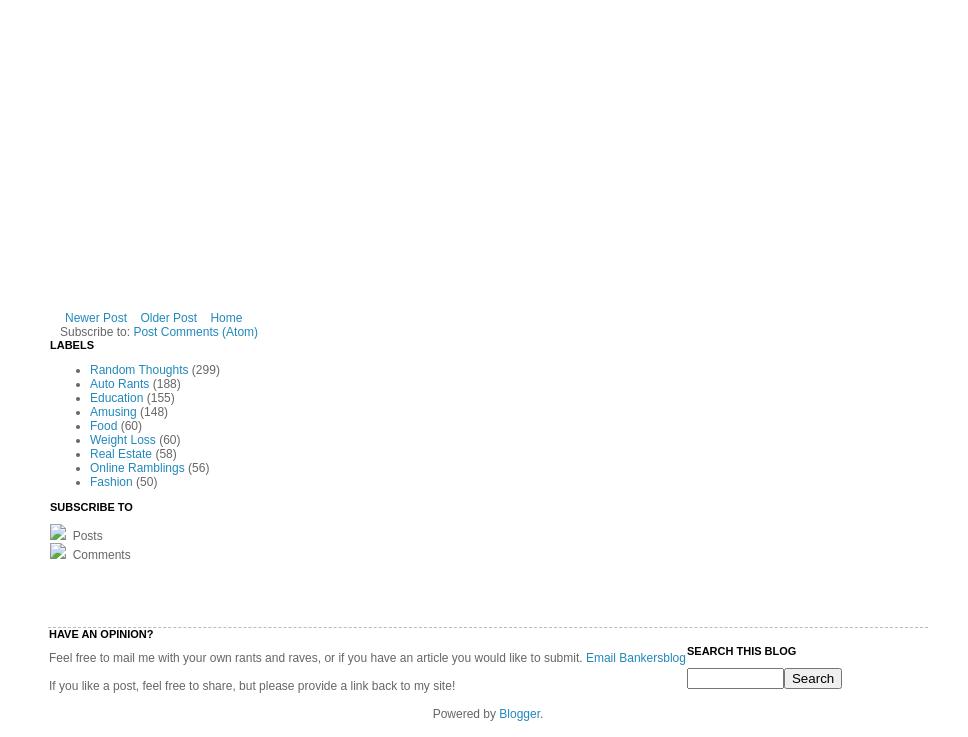 This screenshot has width=968, height=737. Describe the element at coordinates (90, 397) in the screenshot. I see `'Education'` at that location.